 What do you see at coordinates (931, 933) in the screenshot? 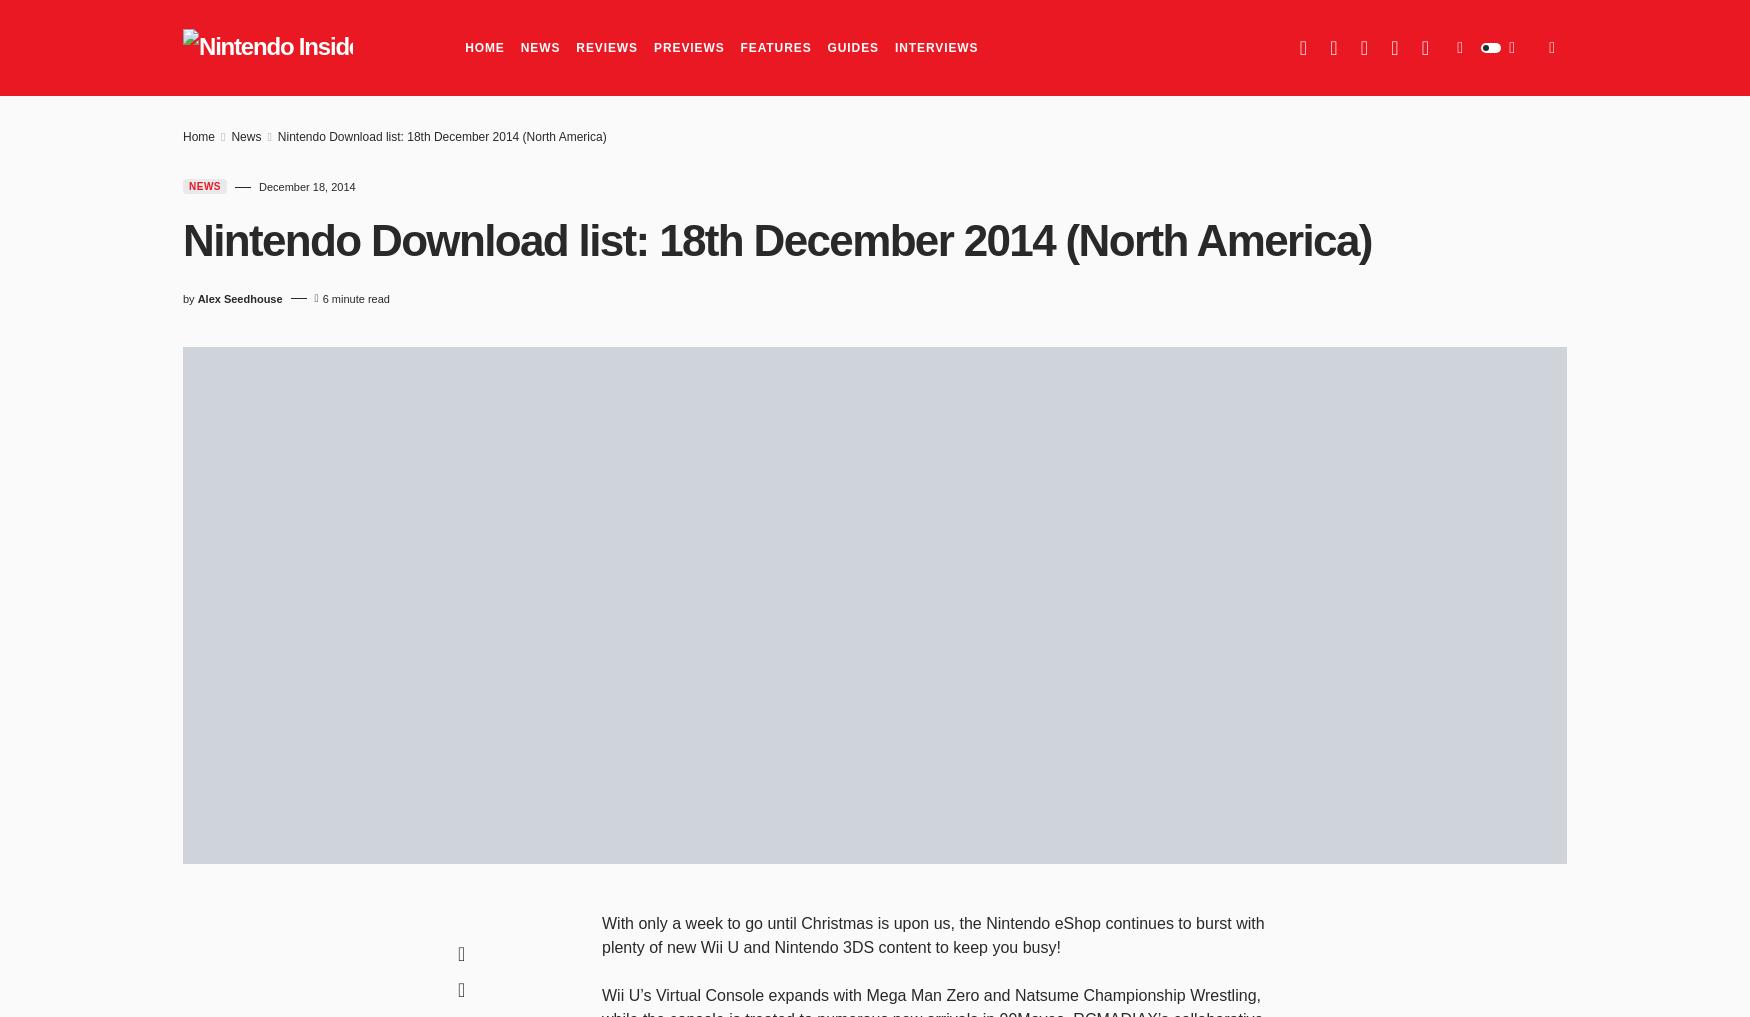
I see `'With only a week to go until Christmas is upon us, the Nintendo eShop continues to burst with plenty of new Wii U and Nintendo 3DS content to keep you busy!'` at bounding box center [931, 933].